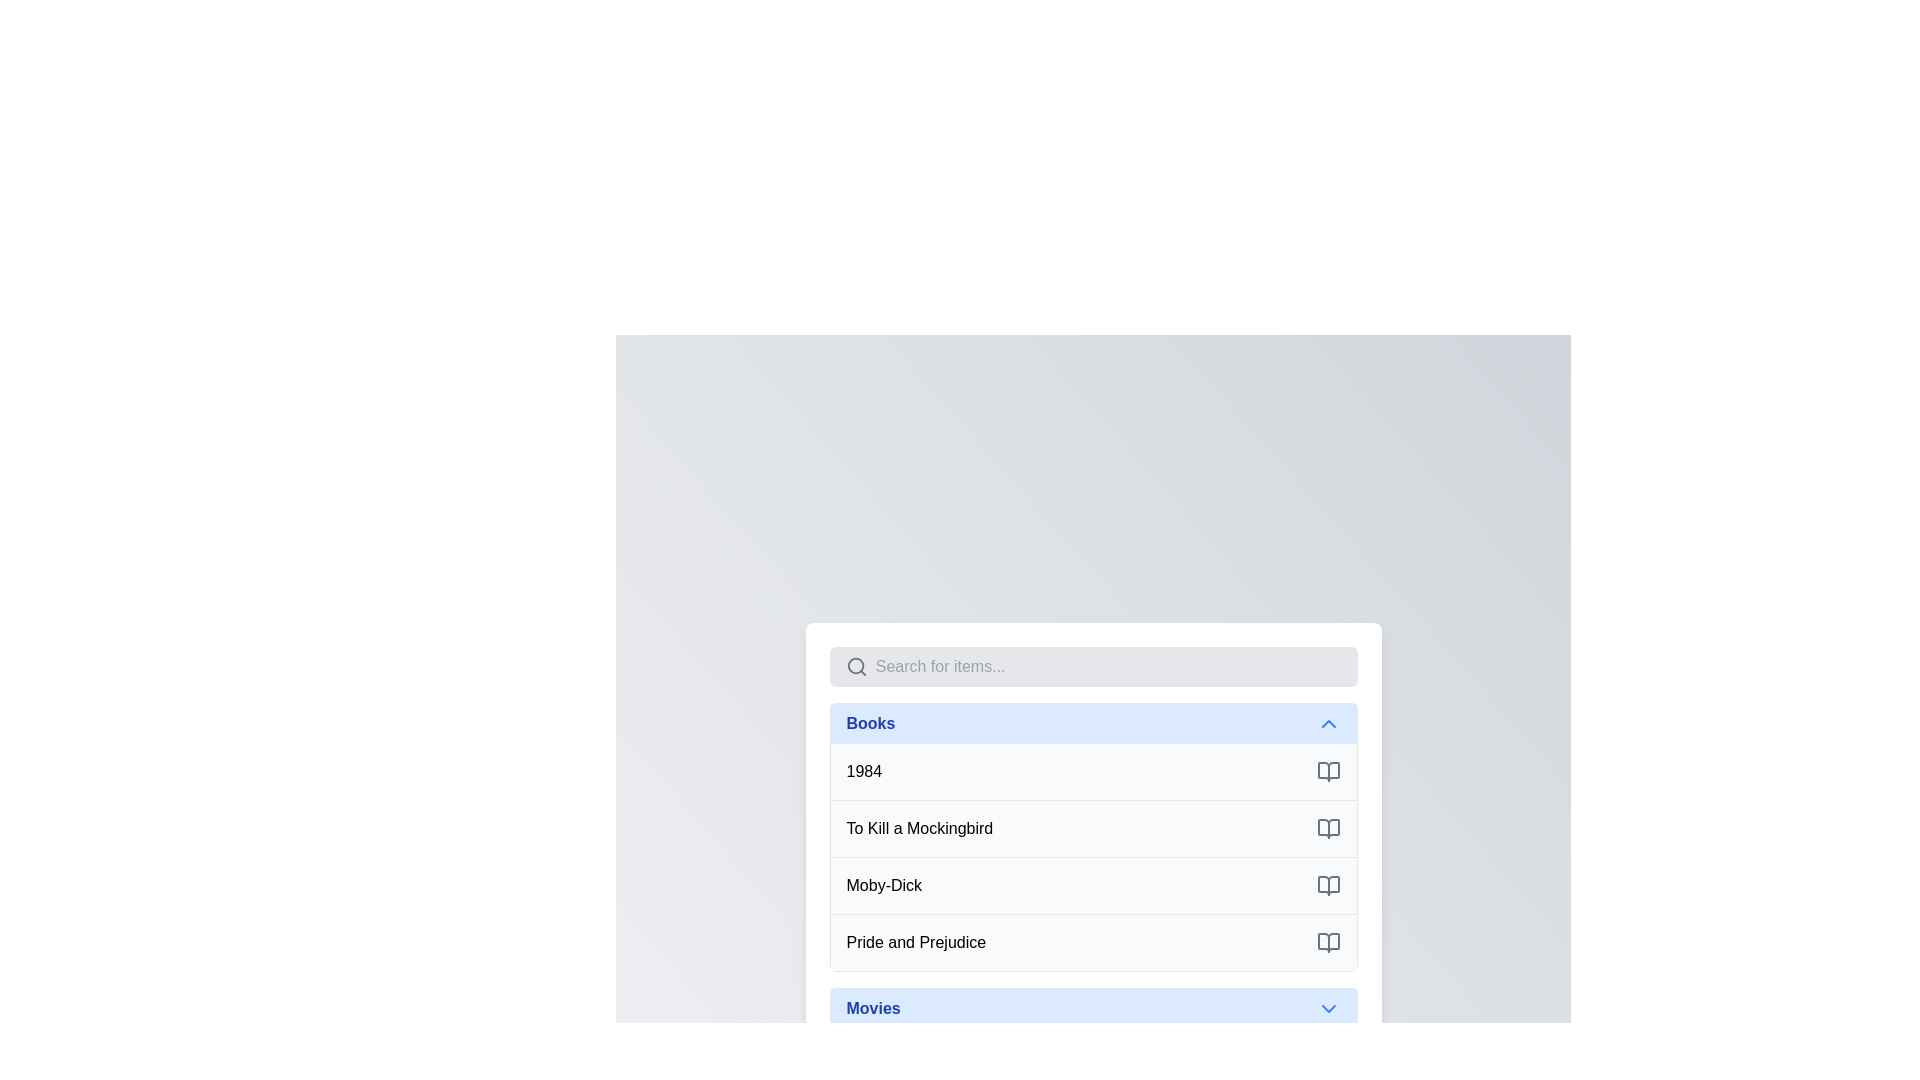  What do you see at coordinates (918, 828) in the screenshot?
I see `the text label displaying the book's title, which is the second item under the 'Books' heading in the list` at bounding box center [918, 828].